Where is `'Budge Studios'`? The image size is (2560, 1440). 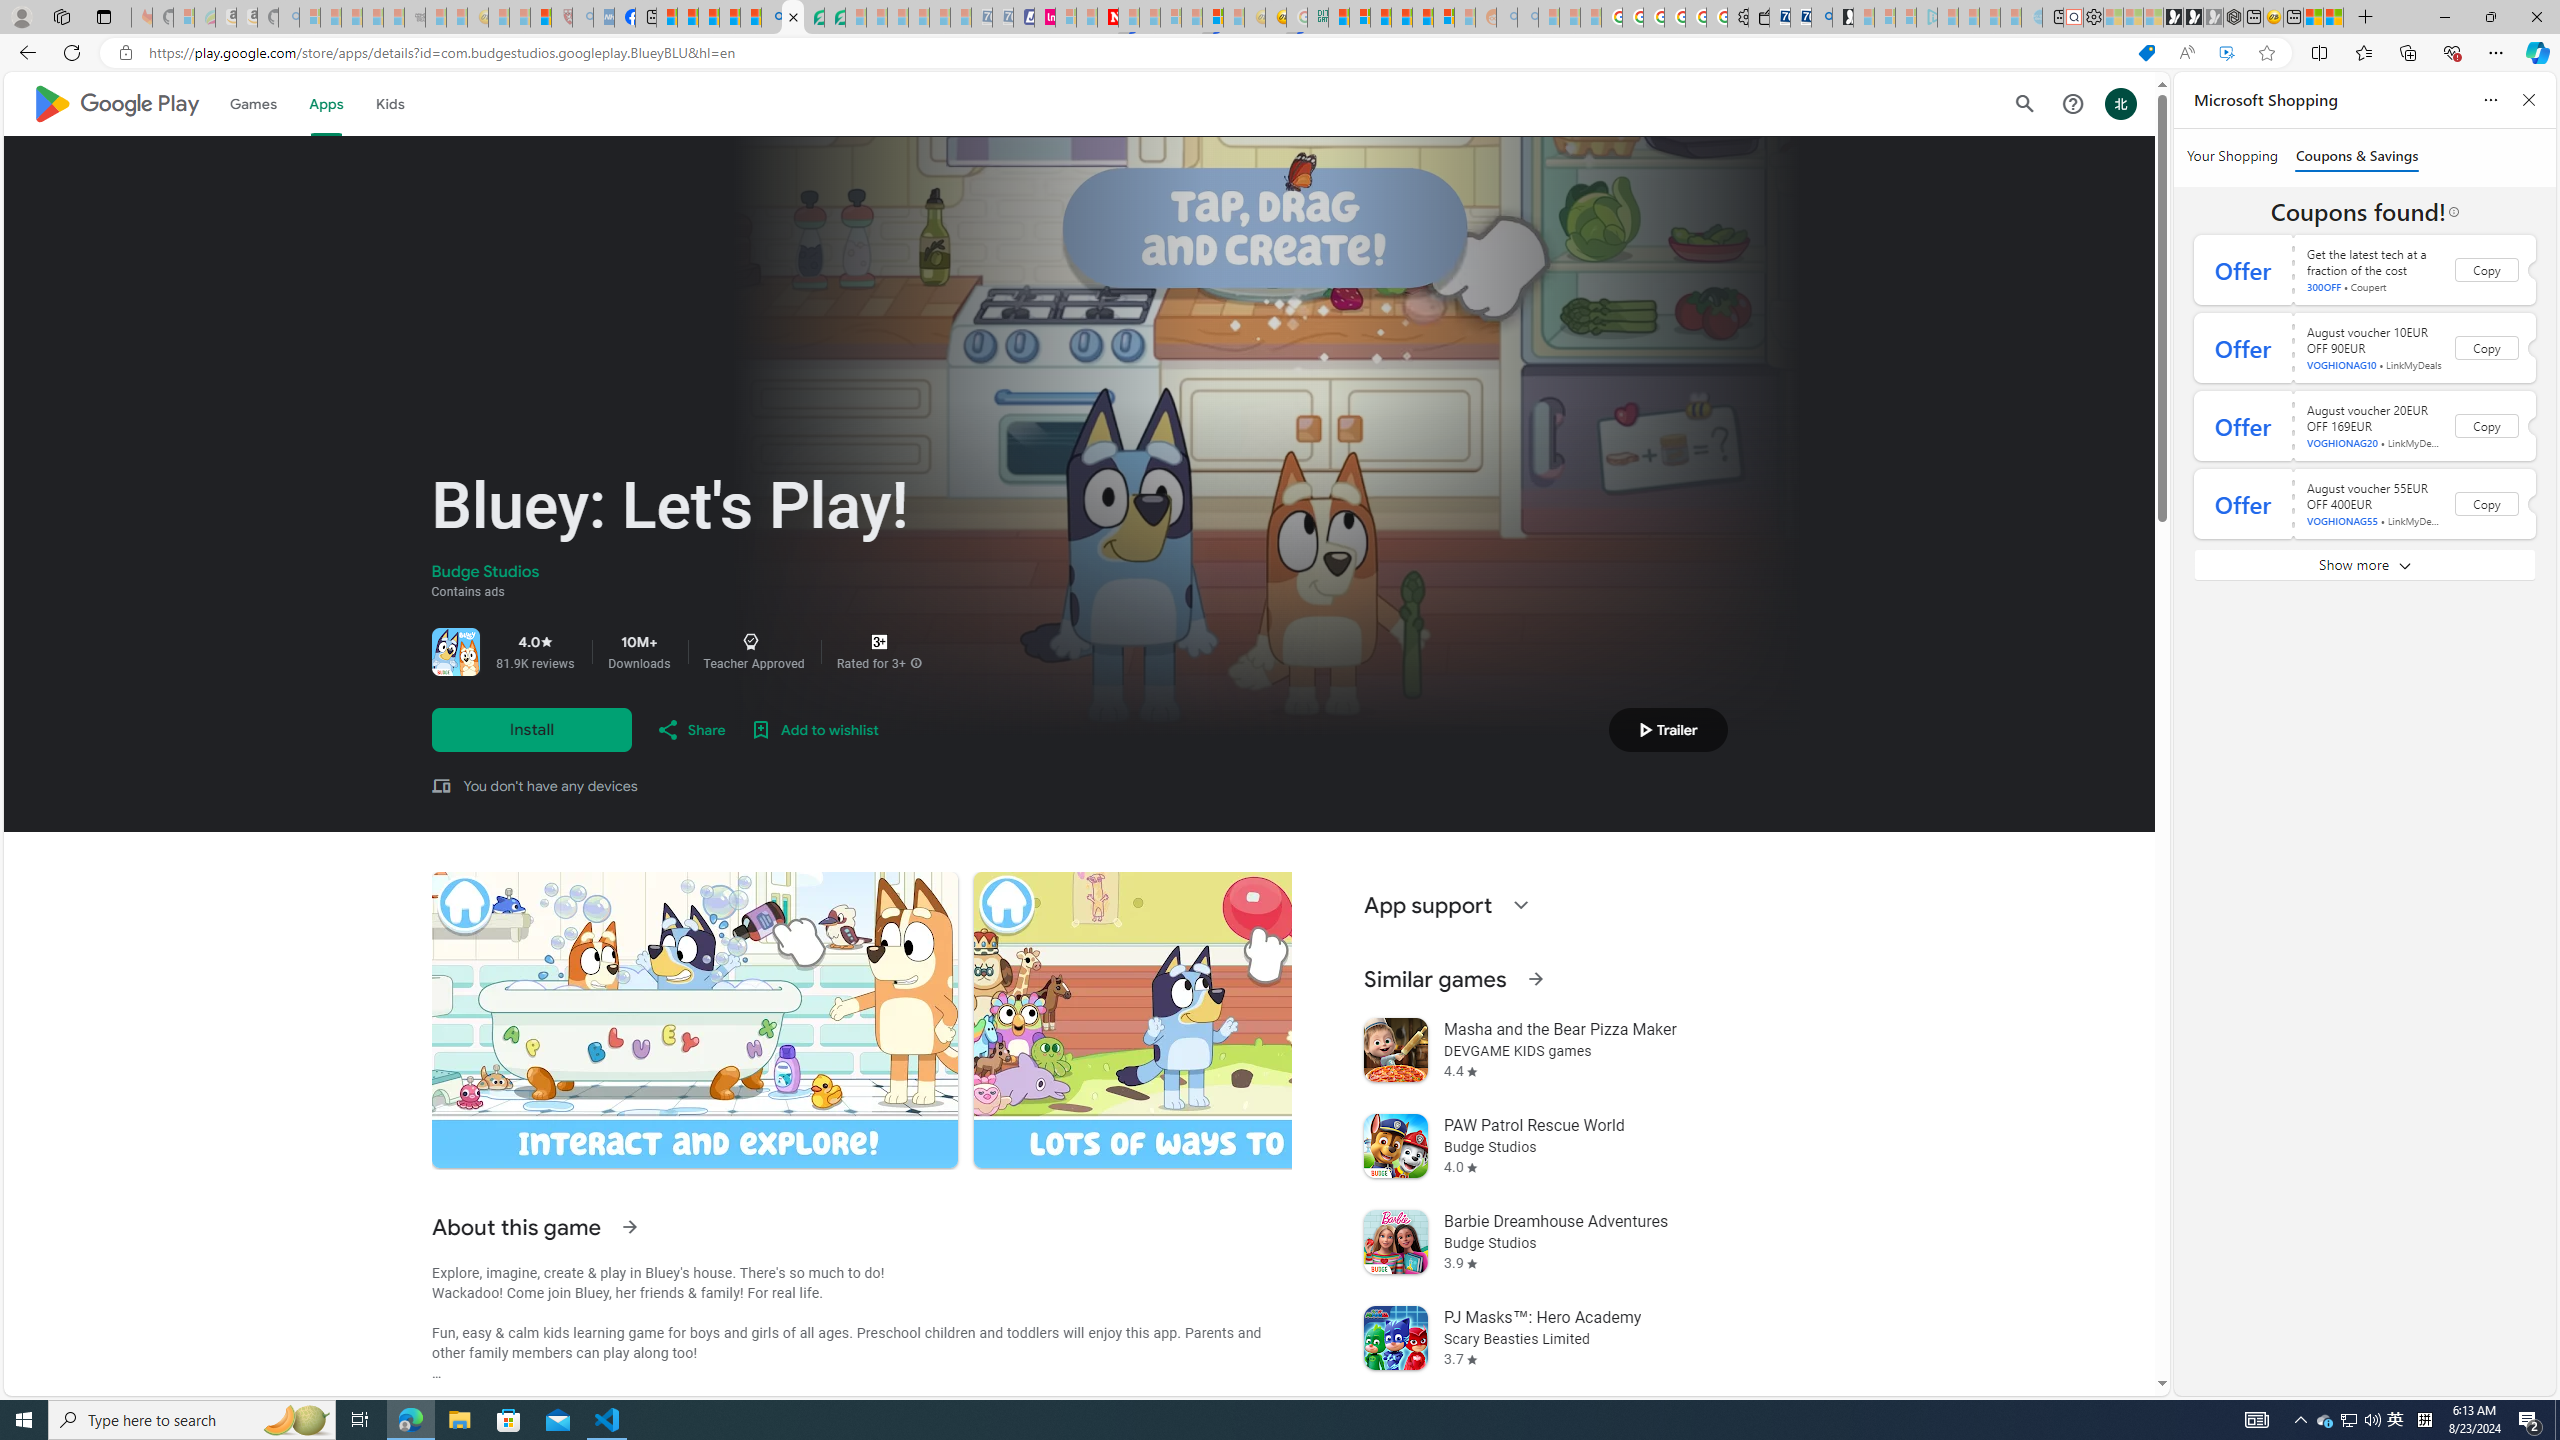
'Budge Studios' is located at coordinates (485, 570).